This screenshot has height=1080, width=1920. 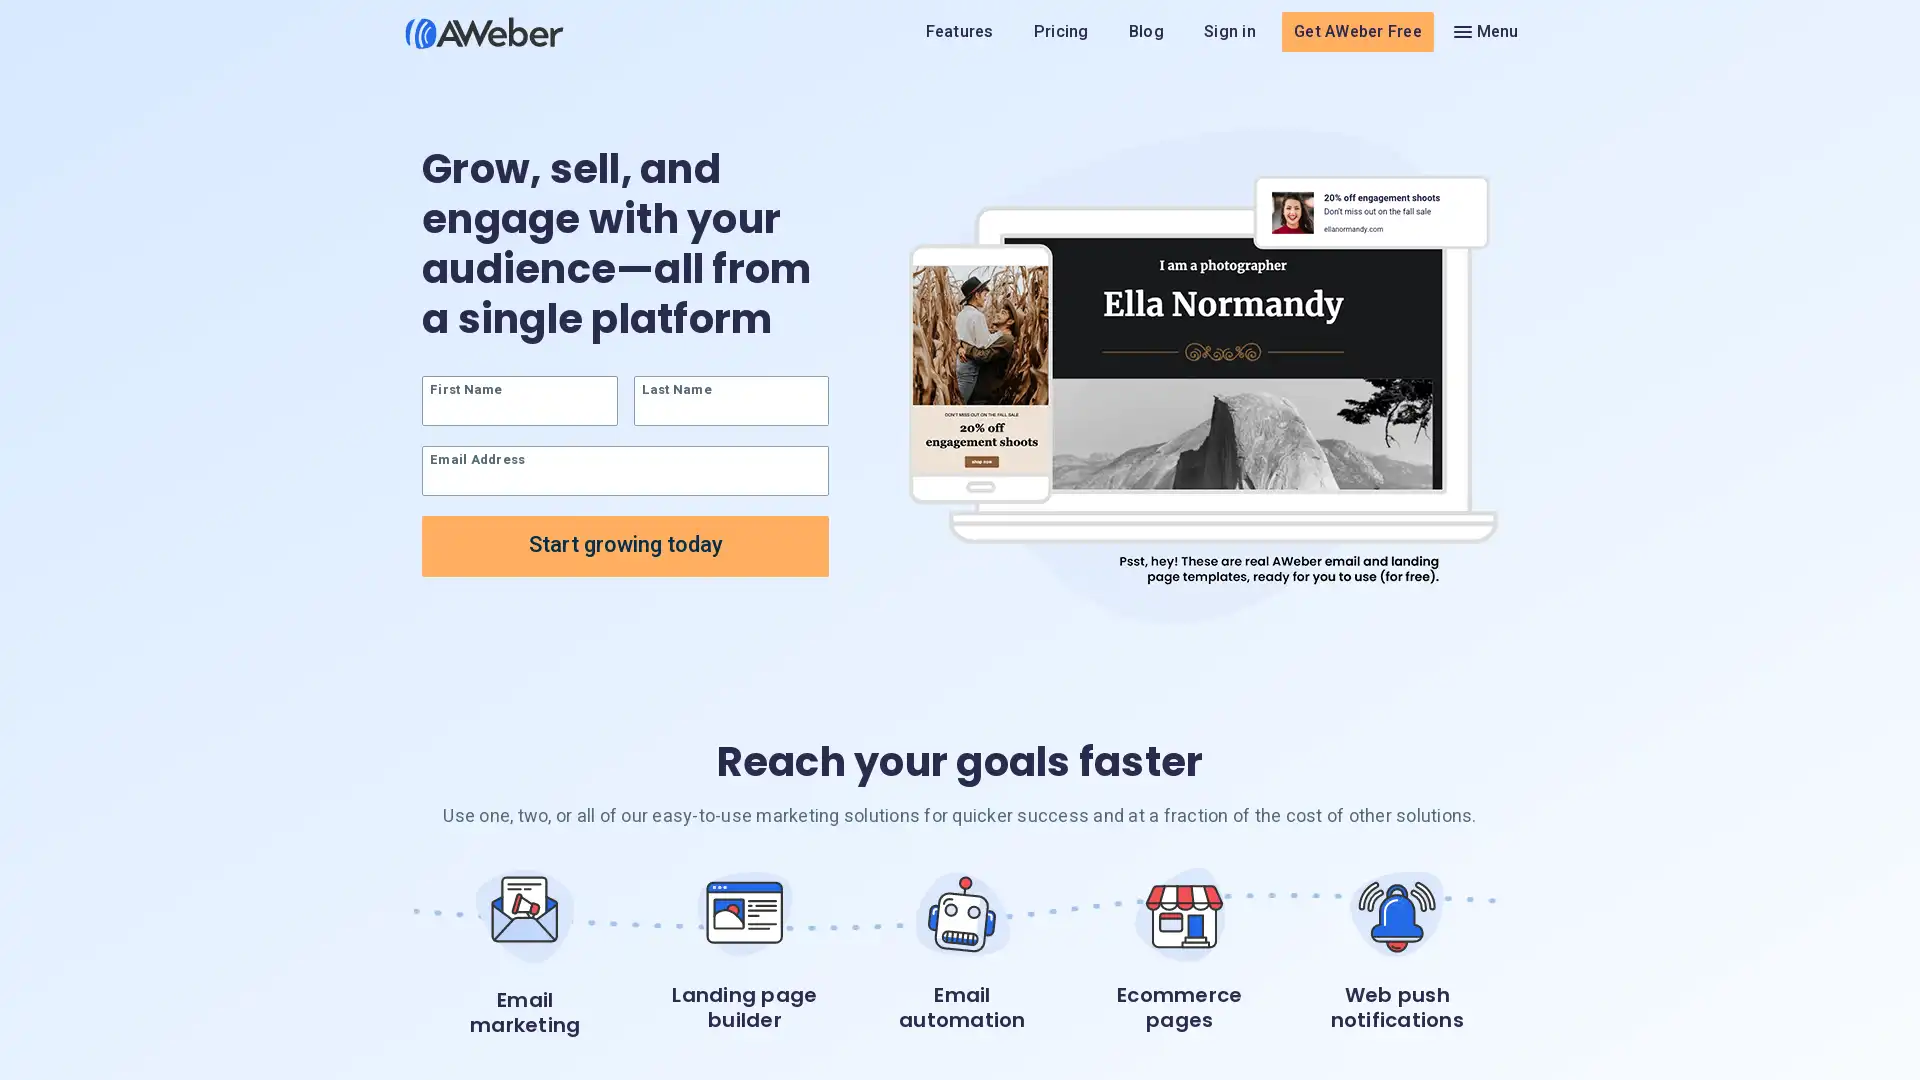 What do you see at coordinates (624, 546) in the screenshot?
I see `Start growing today` at bounding box center [624, 546].